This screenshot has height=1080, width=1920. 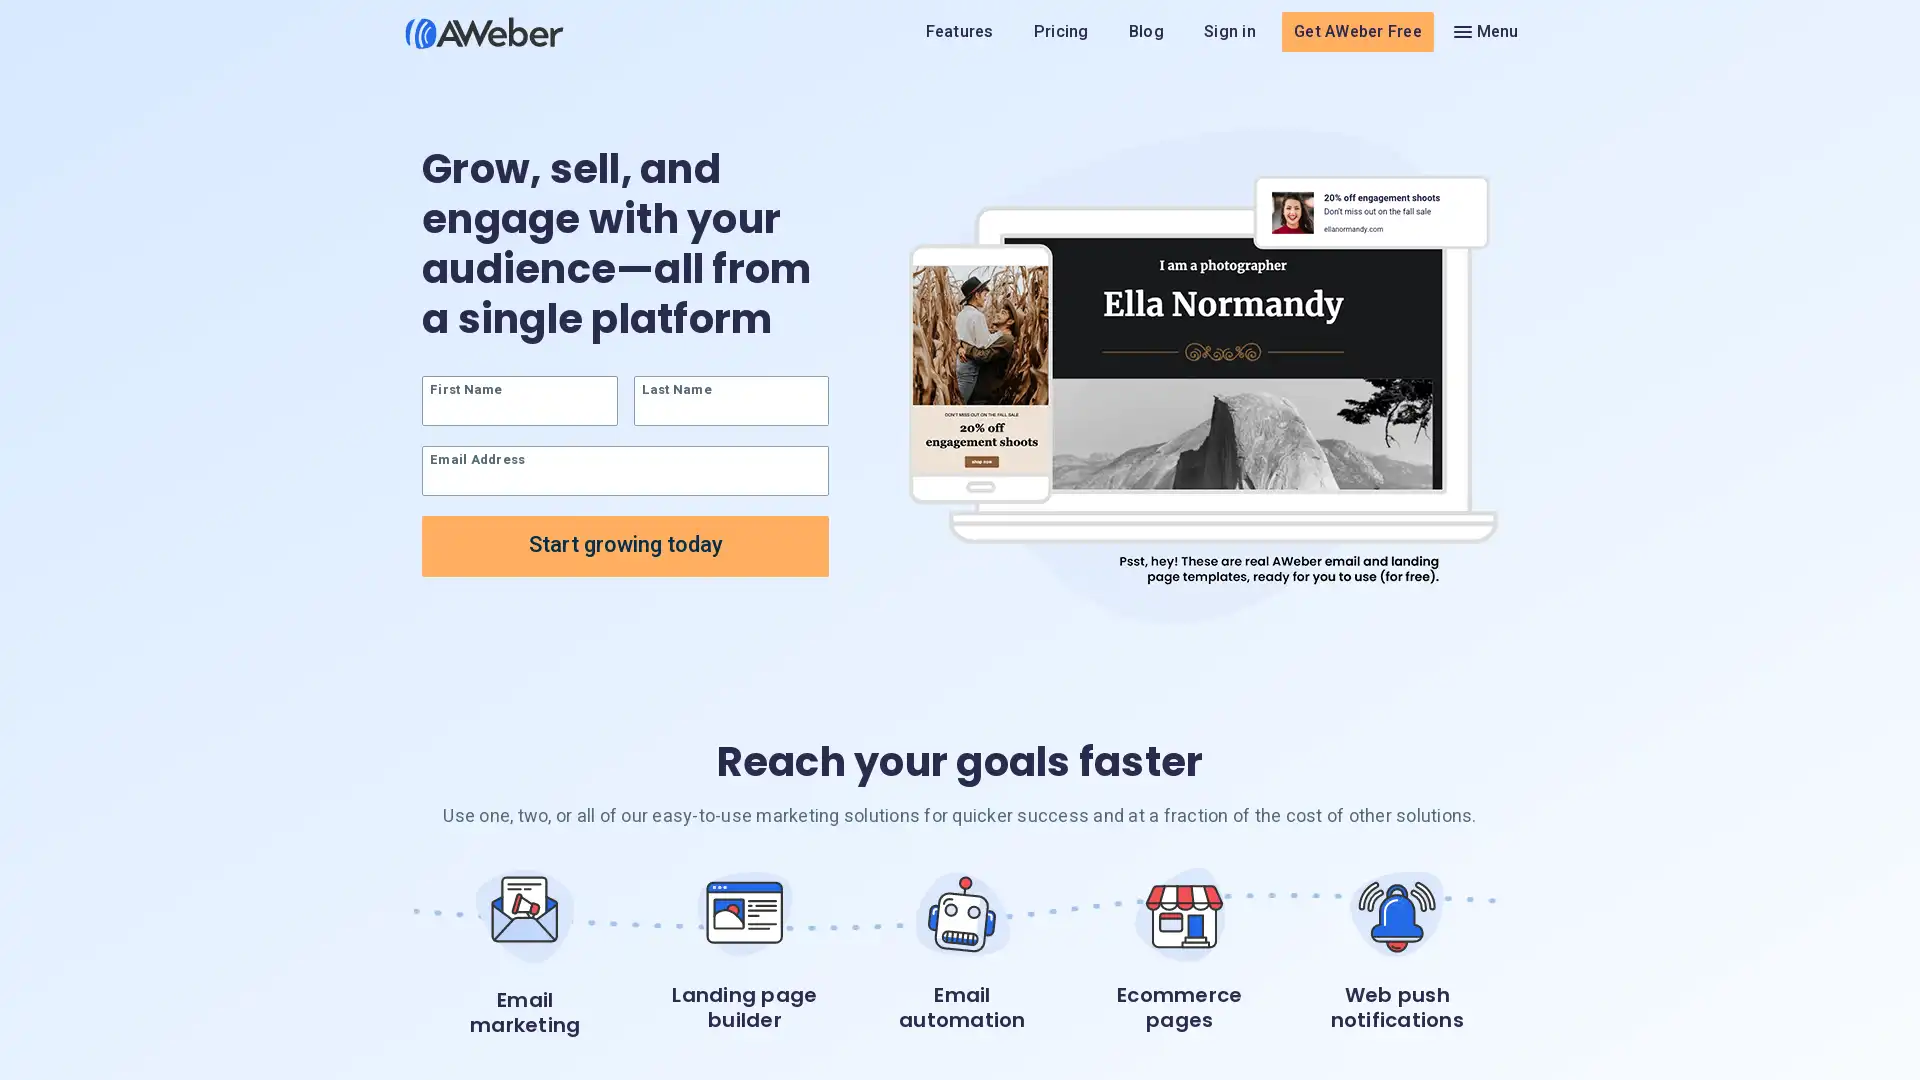 What do you see at coordinates (624, 546) in the screenshot?
I see `Start growing today` at bounding box center [624, 546].